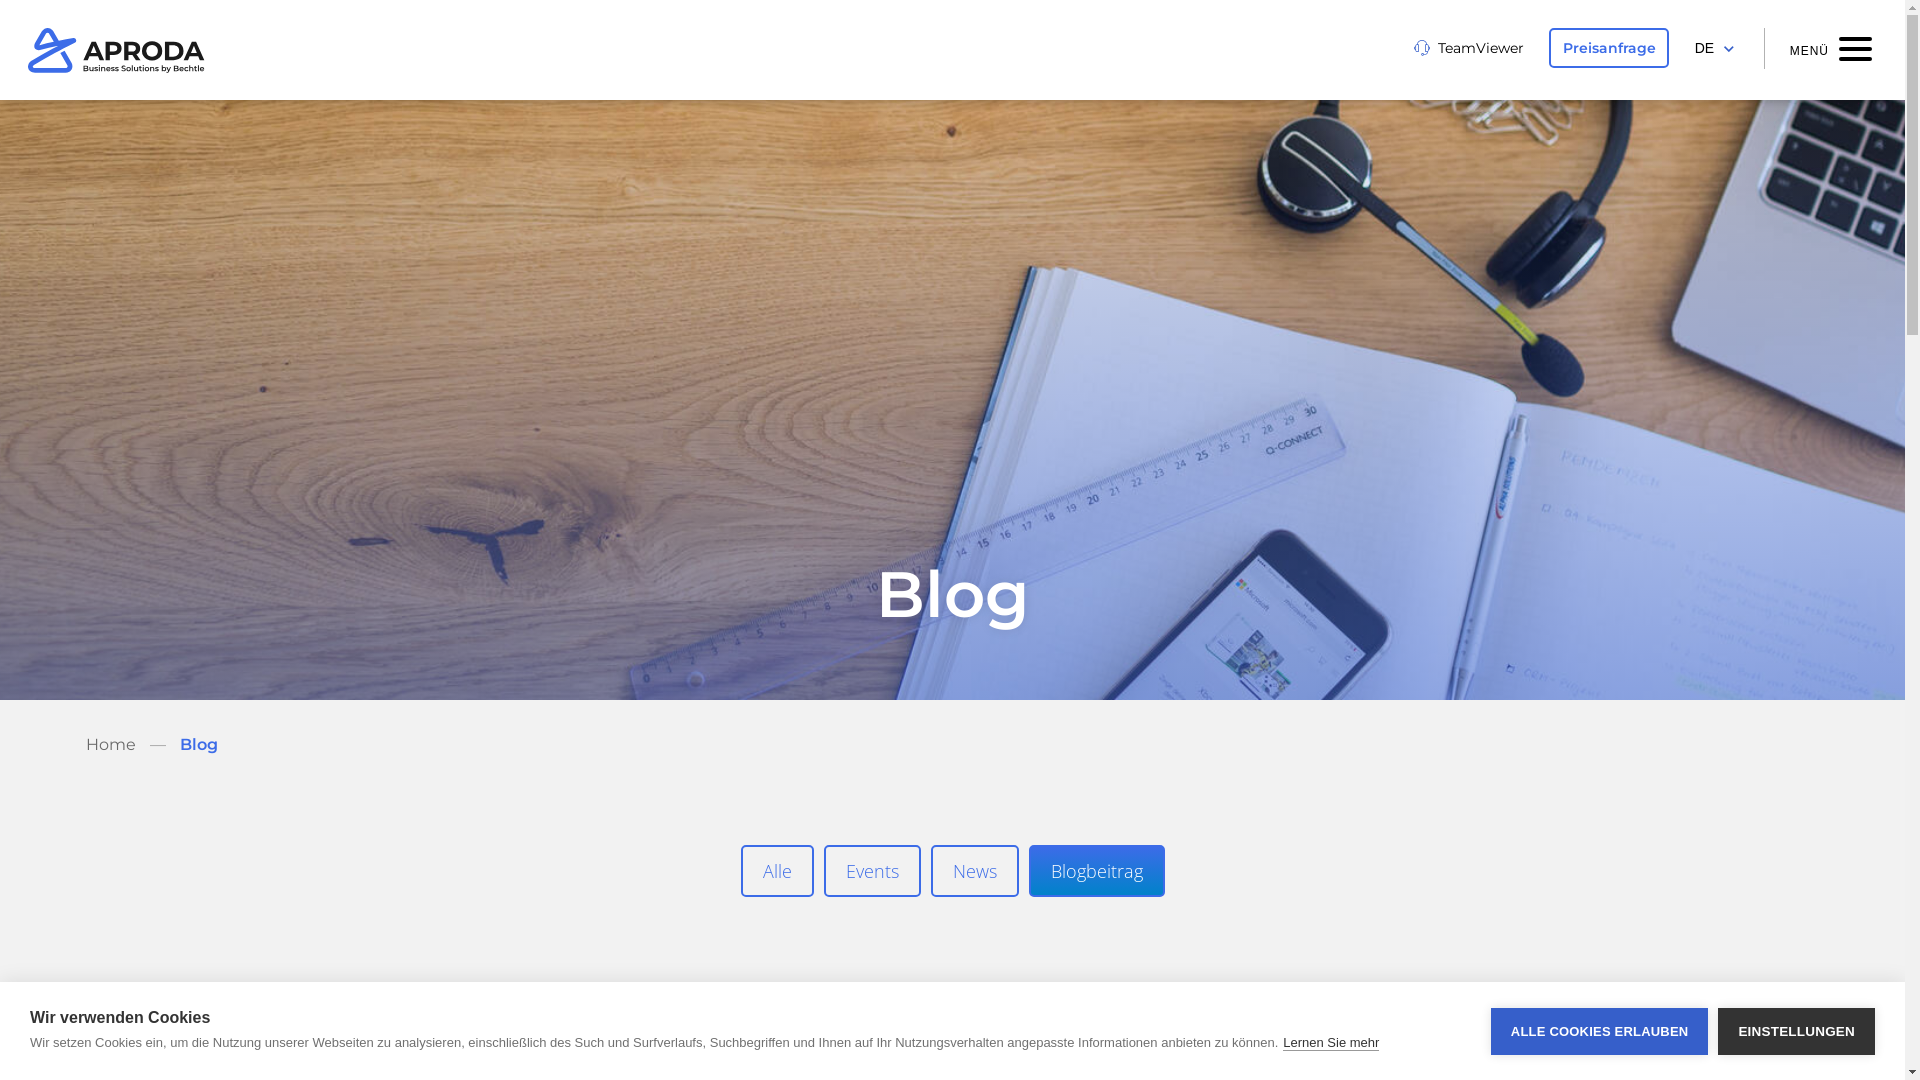  Describe the element at coordinates (1282, 1041) in the screenshot. I see `'Lernen Sie mehr'` at that location.